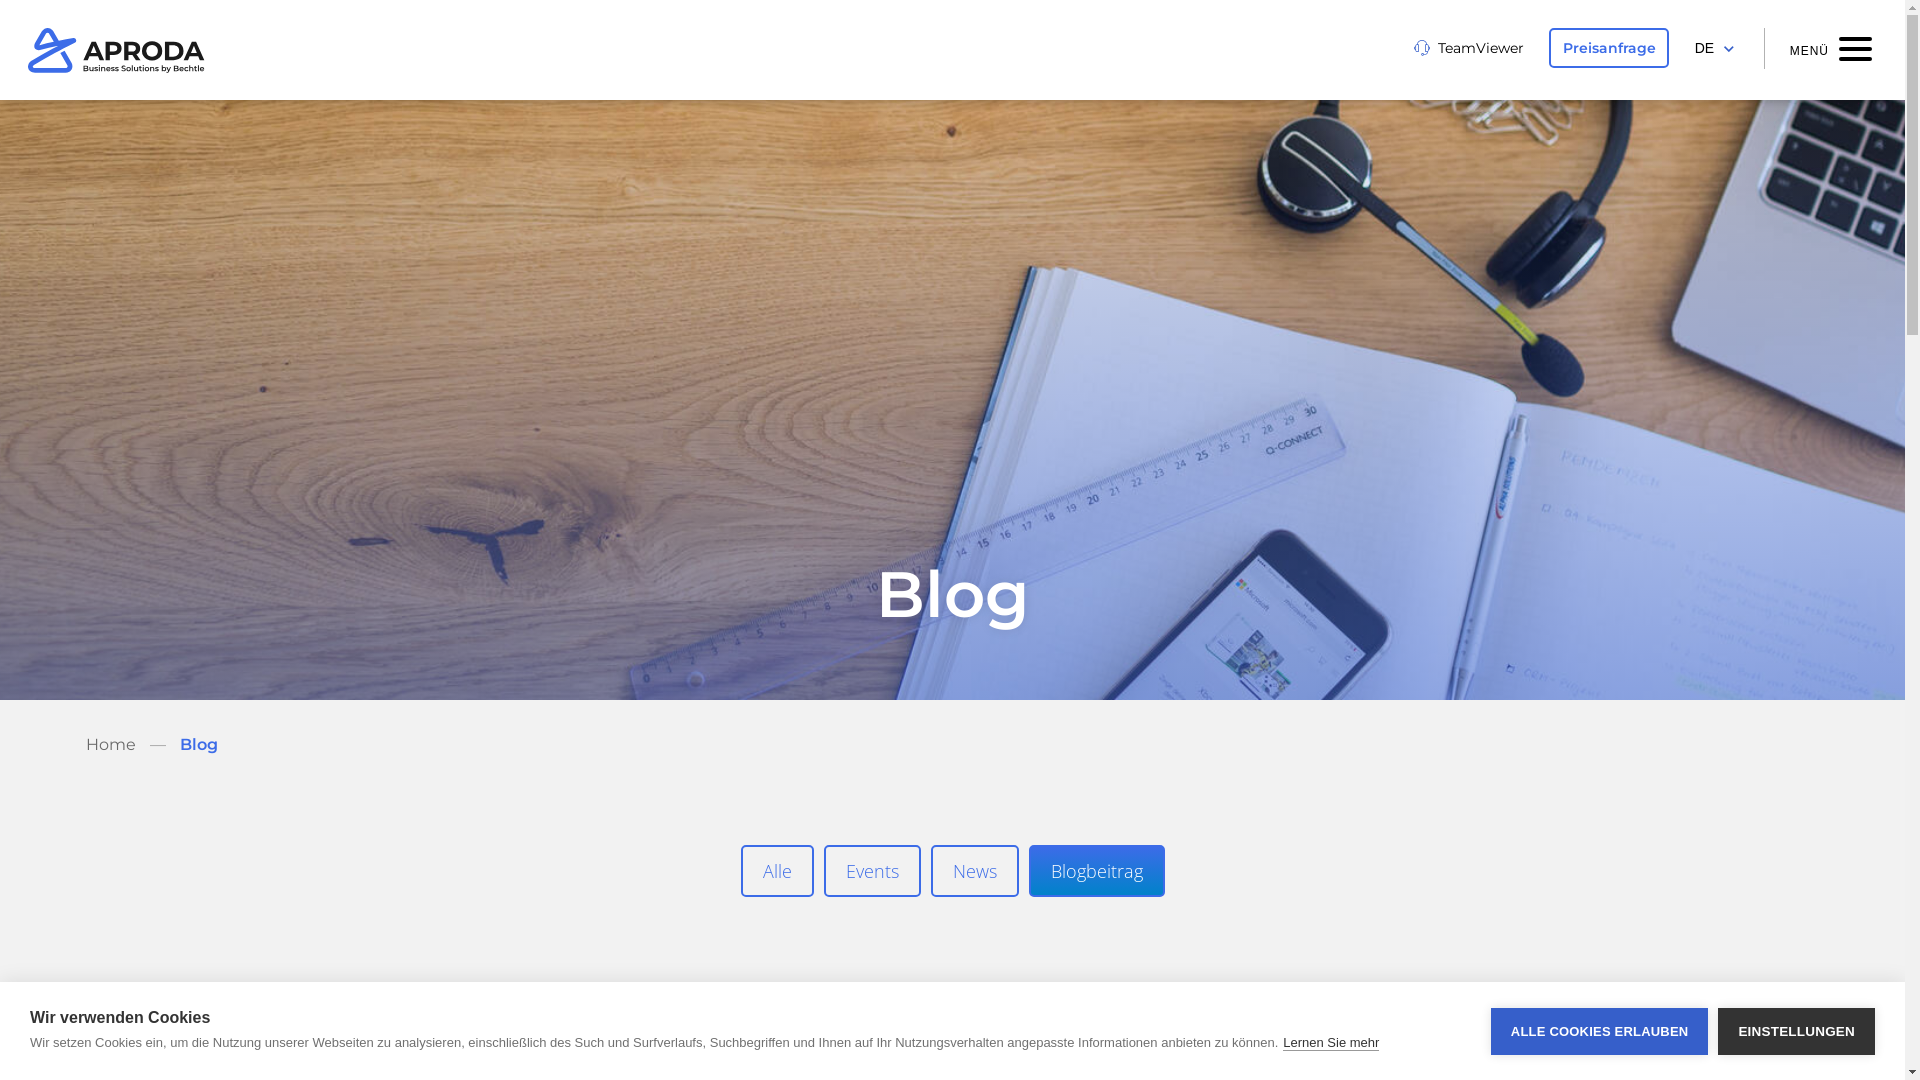  Describe the element at coordinates (1282, 1041) in the screenshot. I see `'Lernen Sie mehr'` at that location.